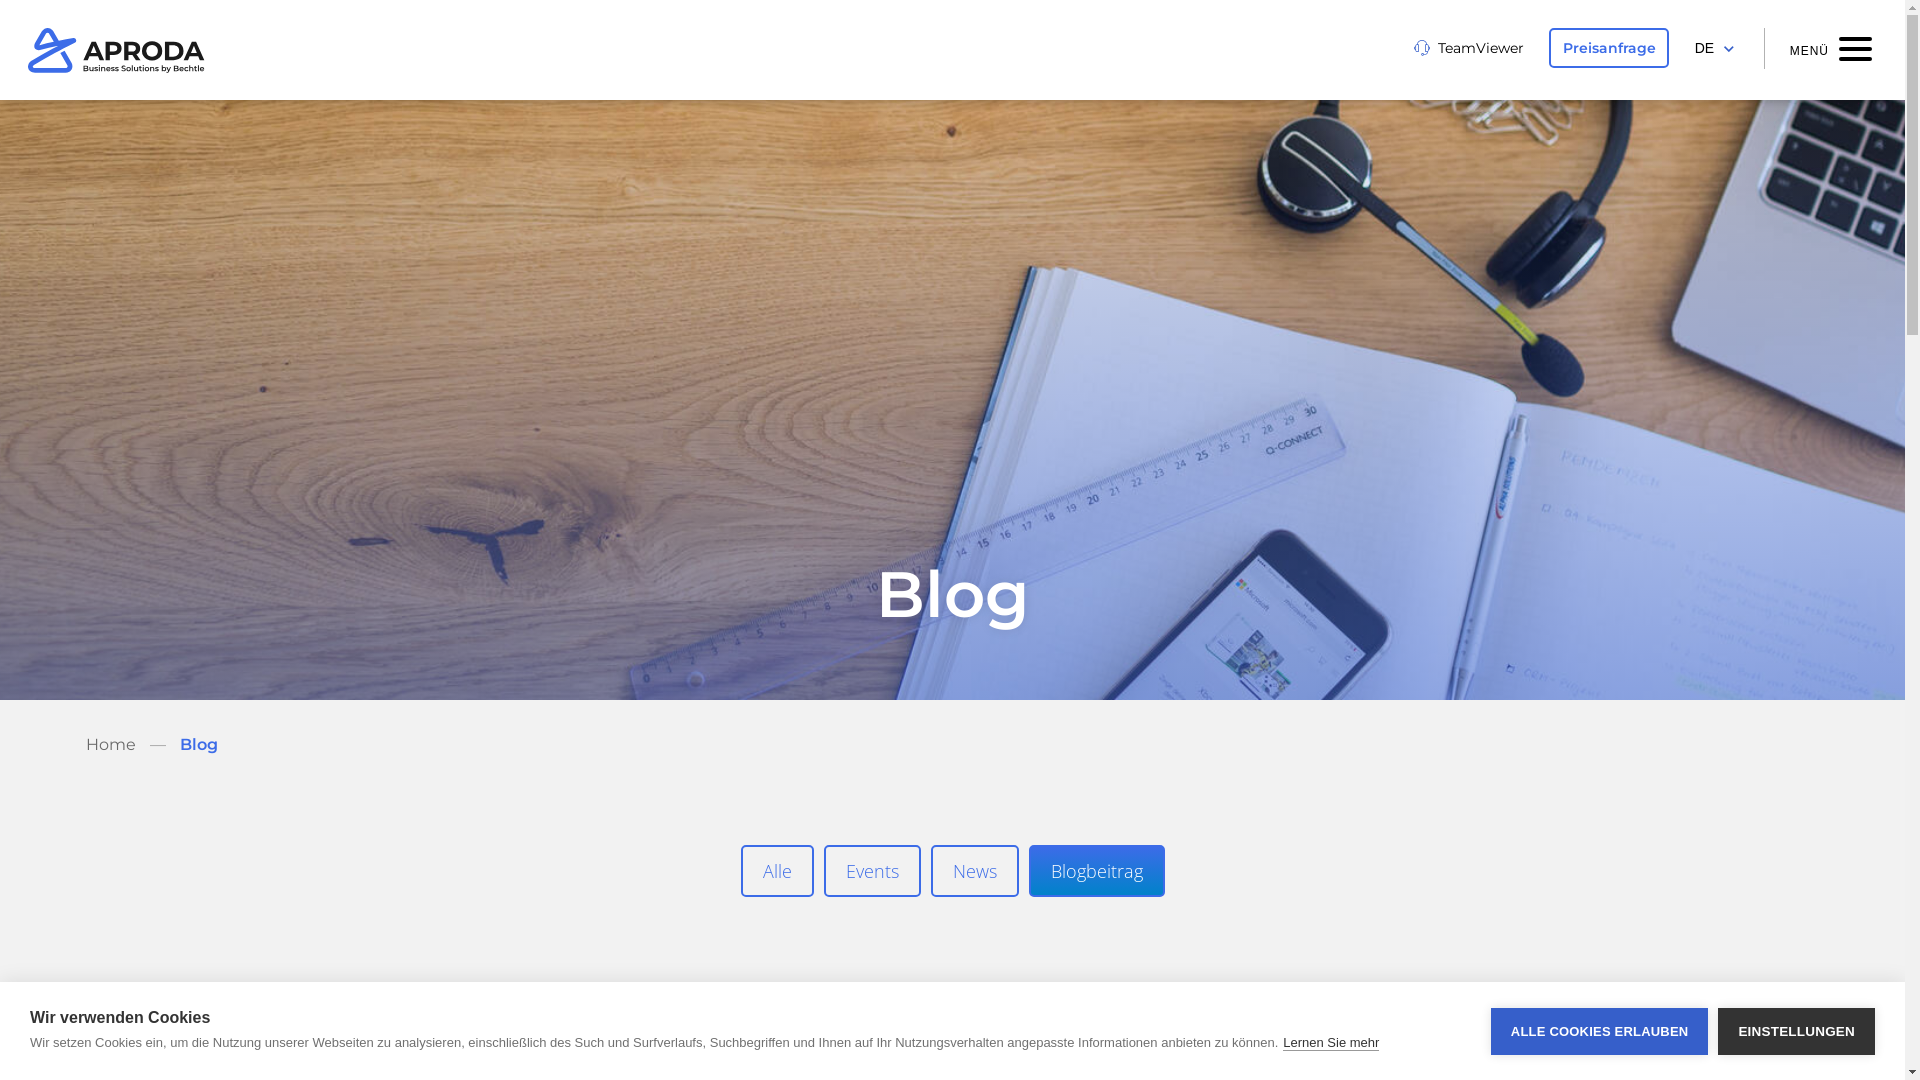  Describe the element at coordinates (1282, 1041) in the screenshot. I see `'Lernen Sie mehr'` at that location.